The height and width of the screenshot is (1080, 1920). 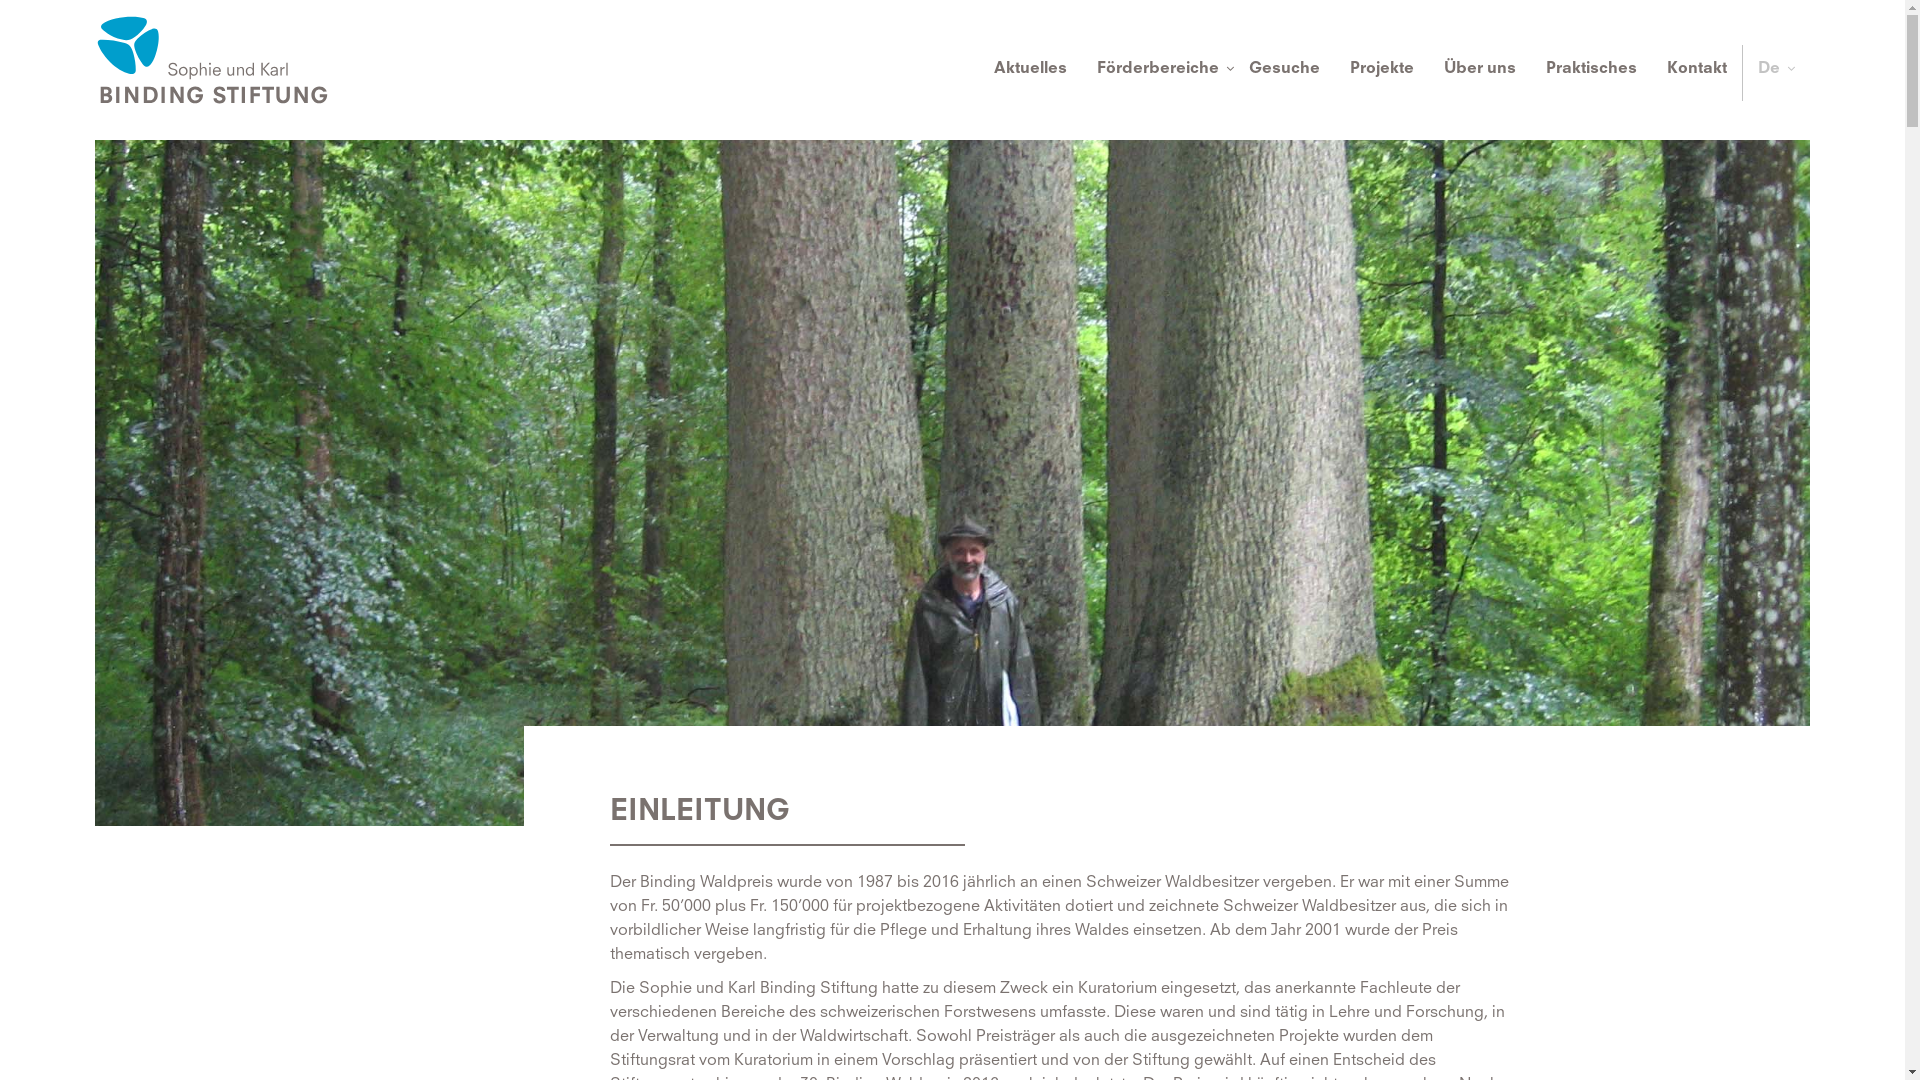 I want to click on 'Aktuelles', so click(x=1030, y=72).